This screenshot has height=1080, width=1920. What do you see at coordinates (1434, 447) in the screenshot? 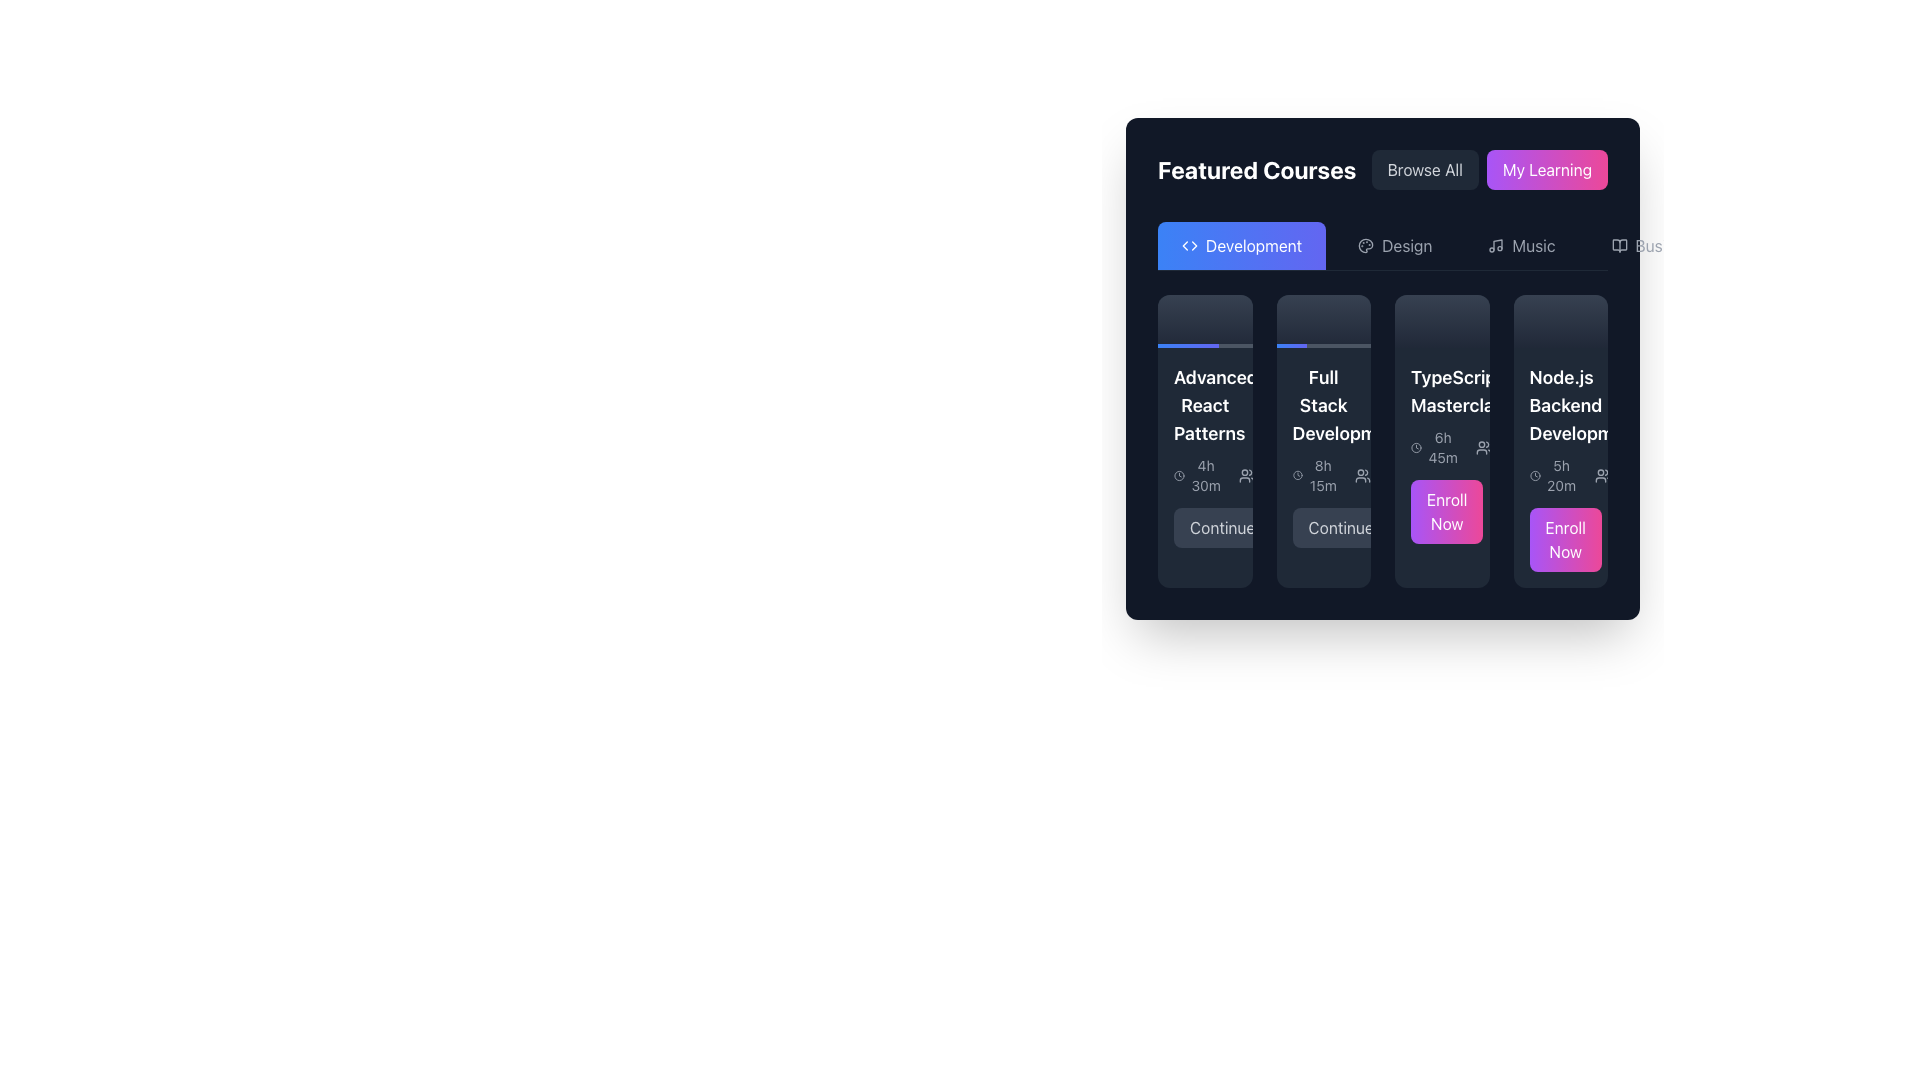
I see `the textual label displaying the time duration '6h 45m' with a clock icon on its left, located within the 'TypeScript Masterclass' card, above the 'Enroll Now' button` at bounding box center [1434, 447].